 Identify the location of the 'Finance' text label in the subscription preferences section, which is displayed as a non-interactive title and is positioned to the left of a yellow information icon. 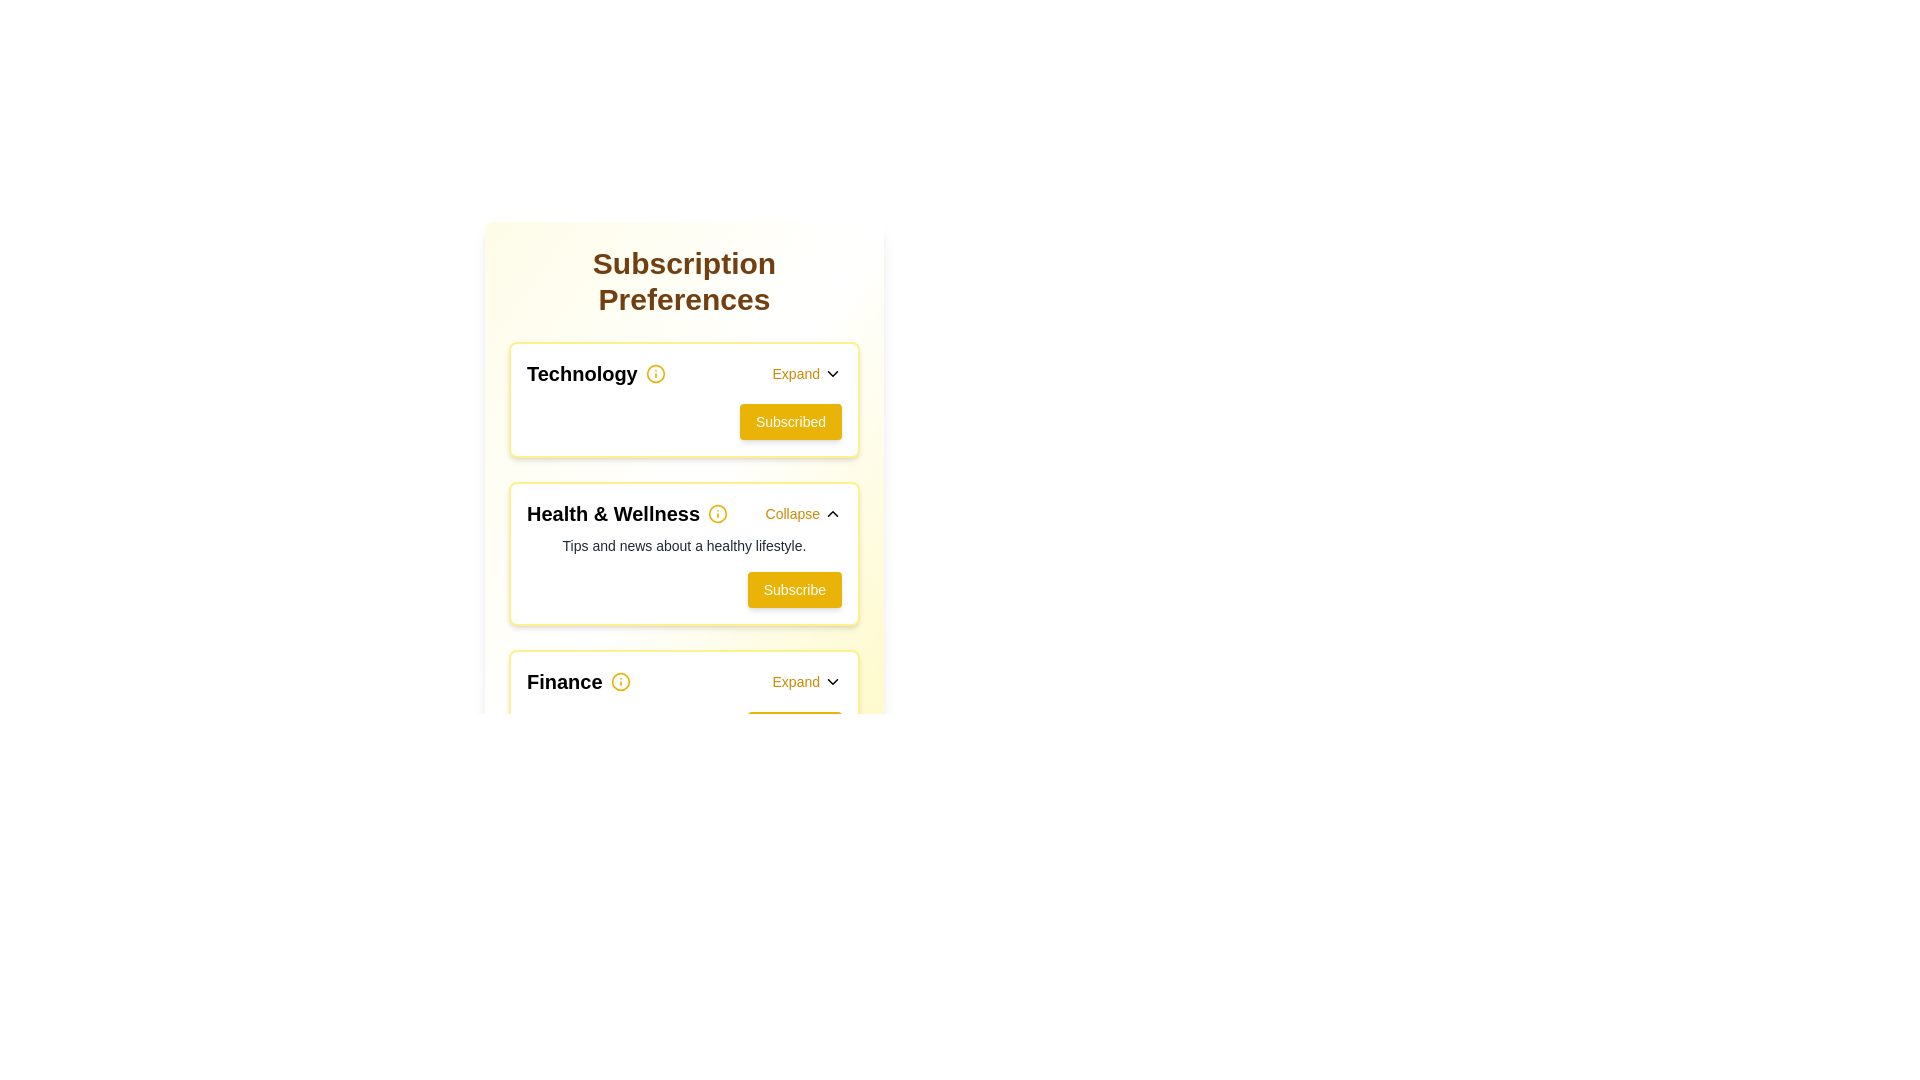
(577, 681).